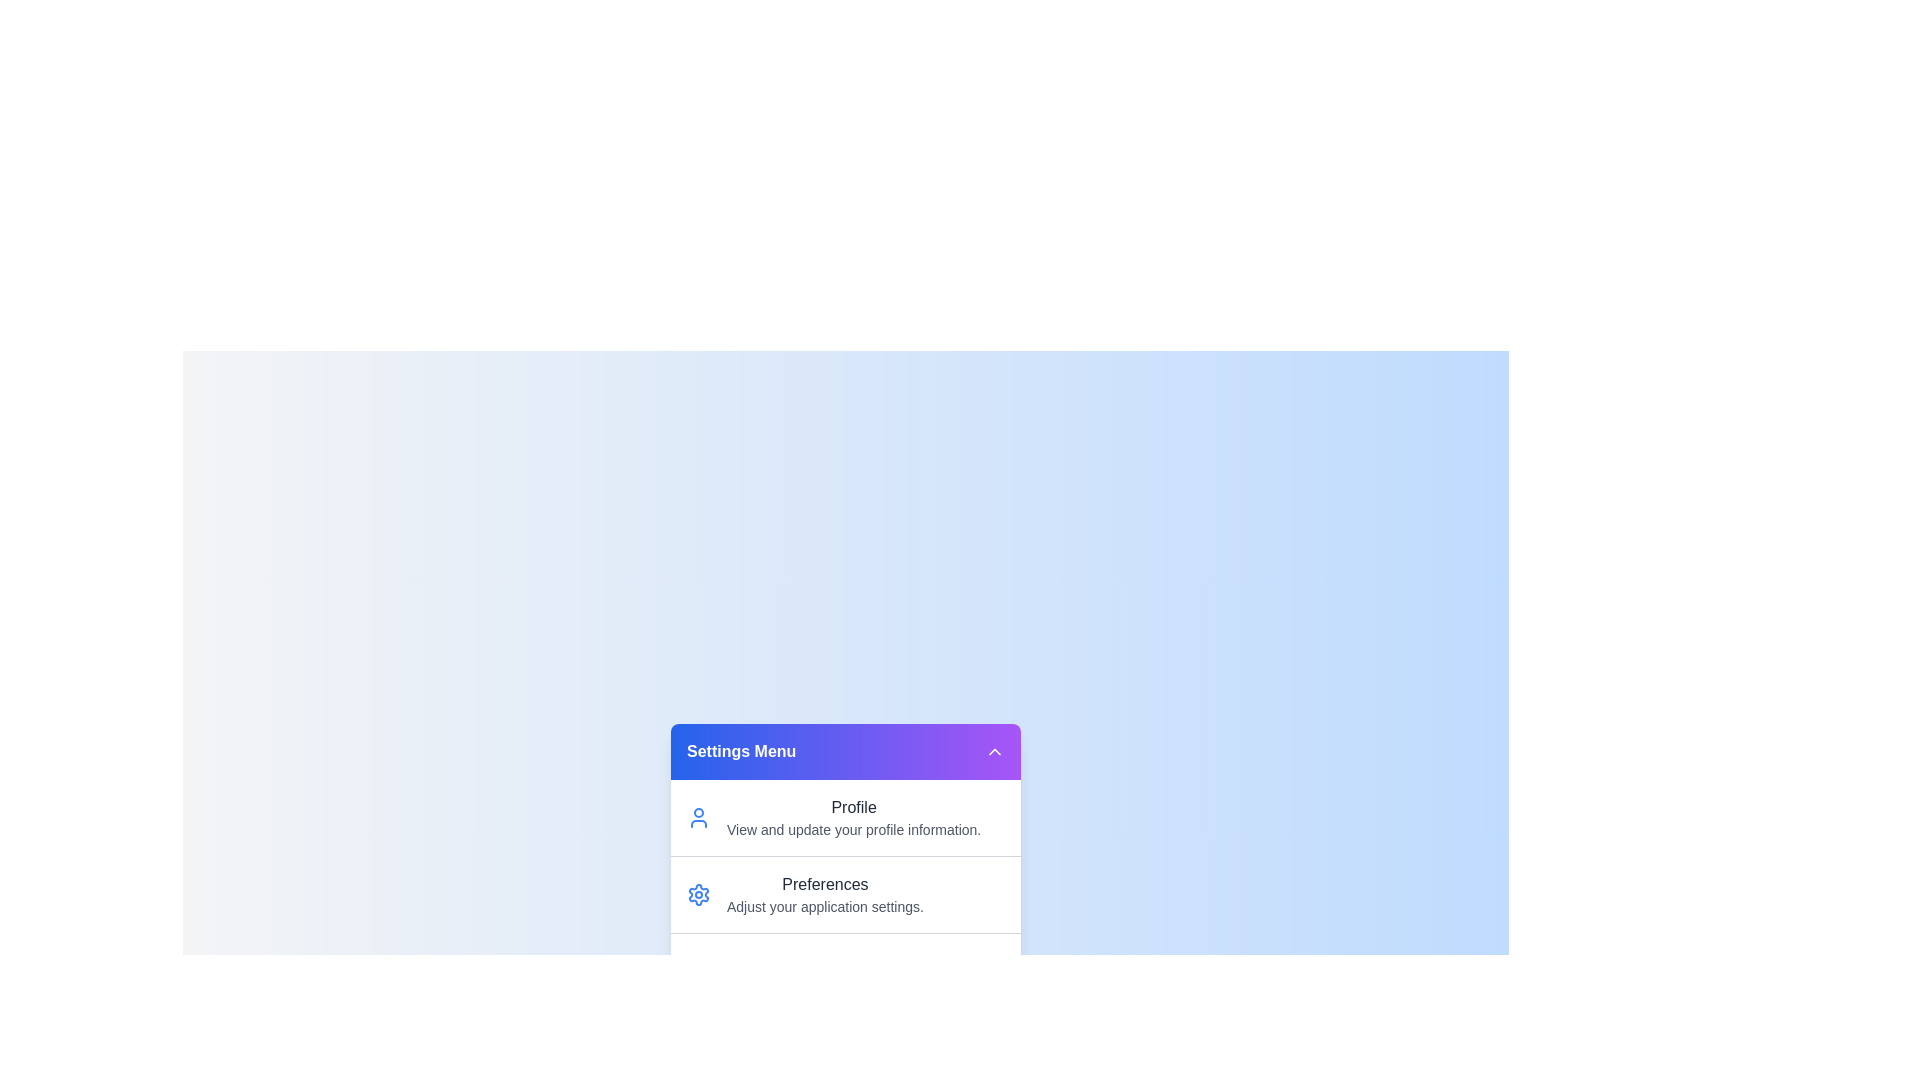 This screenshot has height=1080, width=1920. I want to click on the 'Preferences' option in the settings menu, so click(845, 893).